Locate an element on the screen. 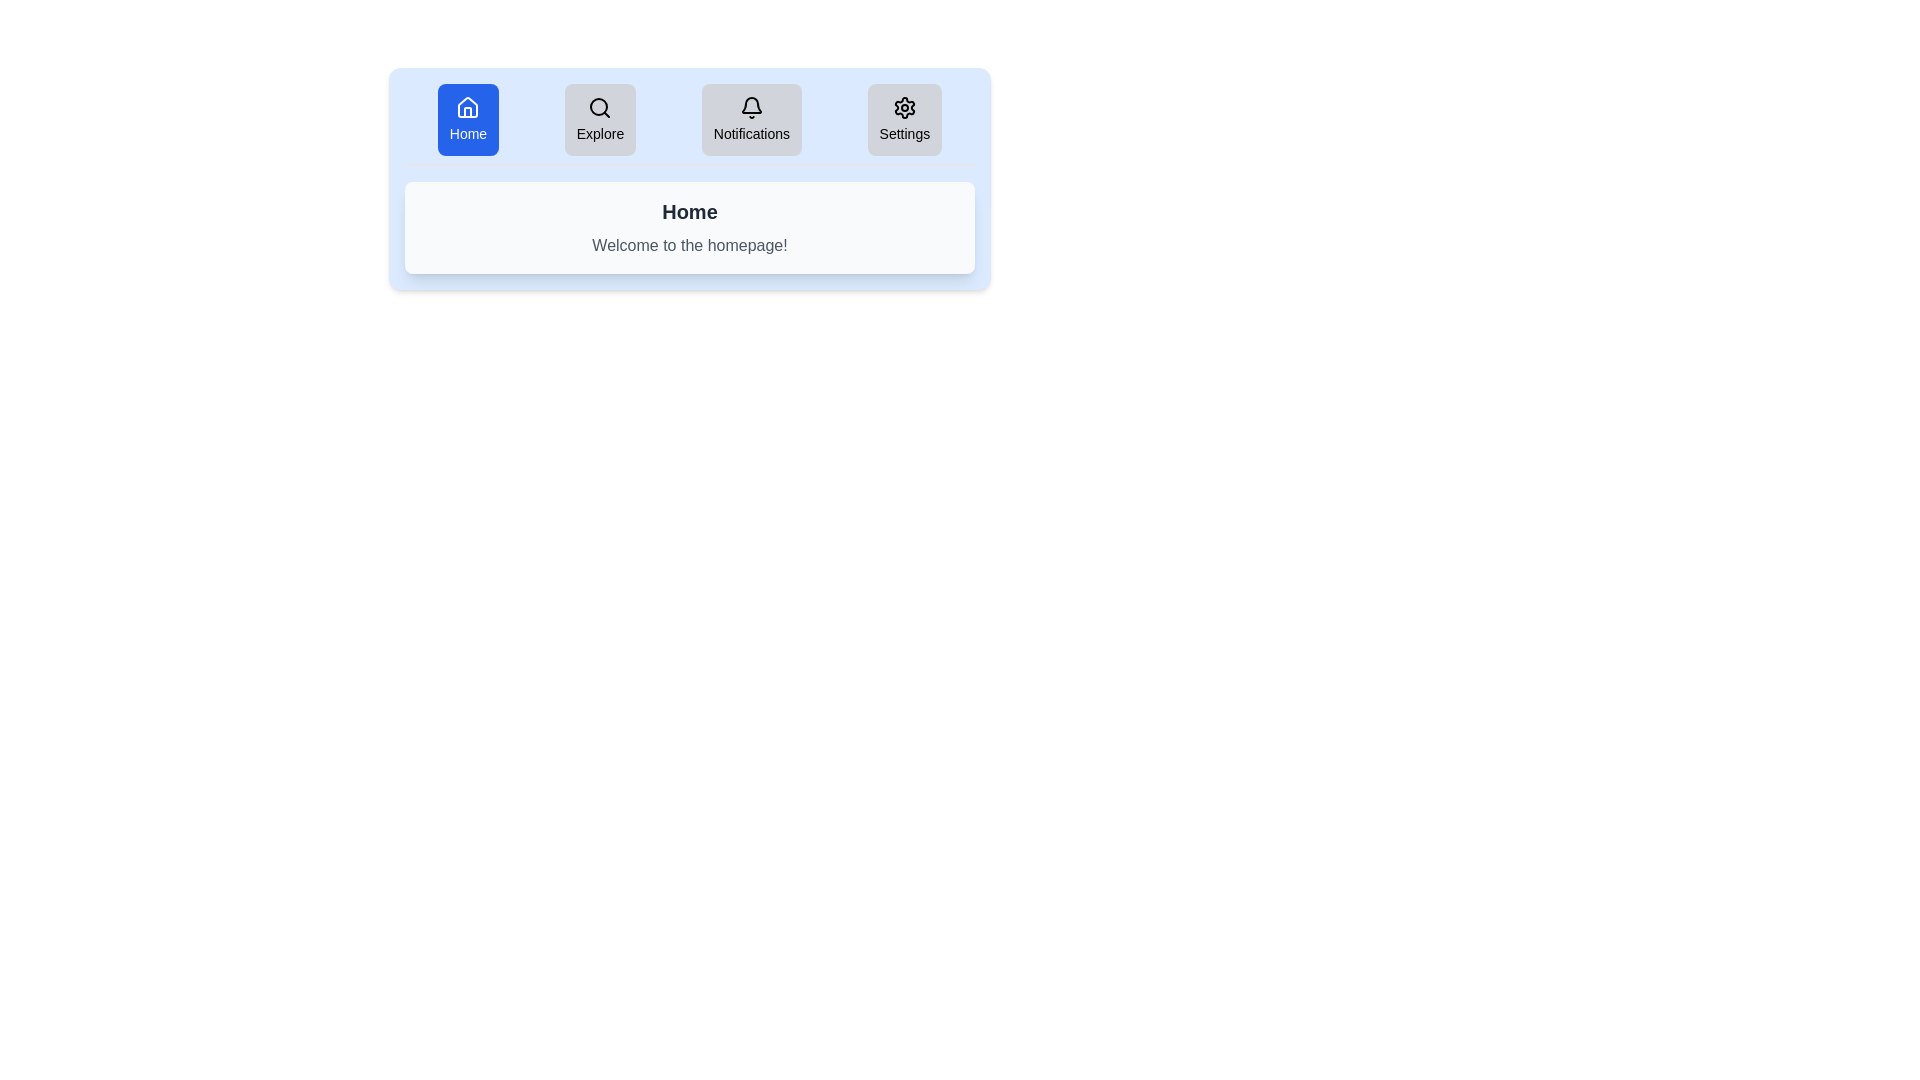  the tab labeled Home to view its content is located at coordinates (466, 119).